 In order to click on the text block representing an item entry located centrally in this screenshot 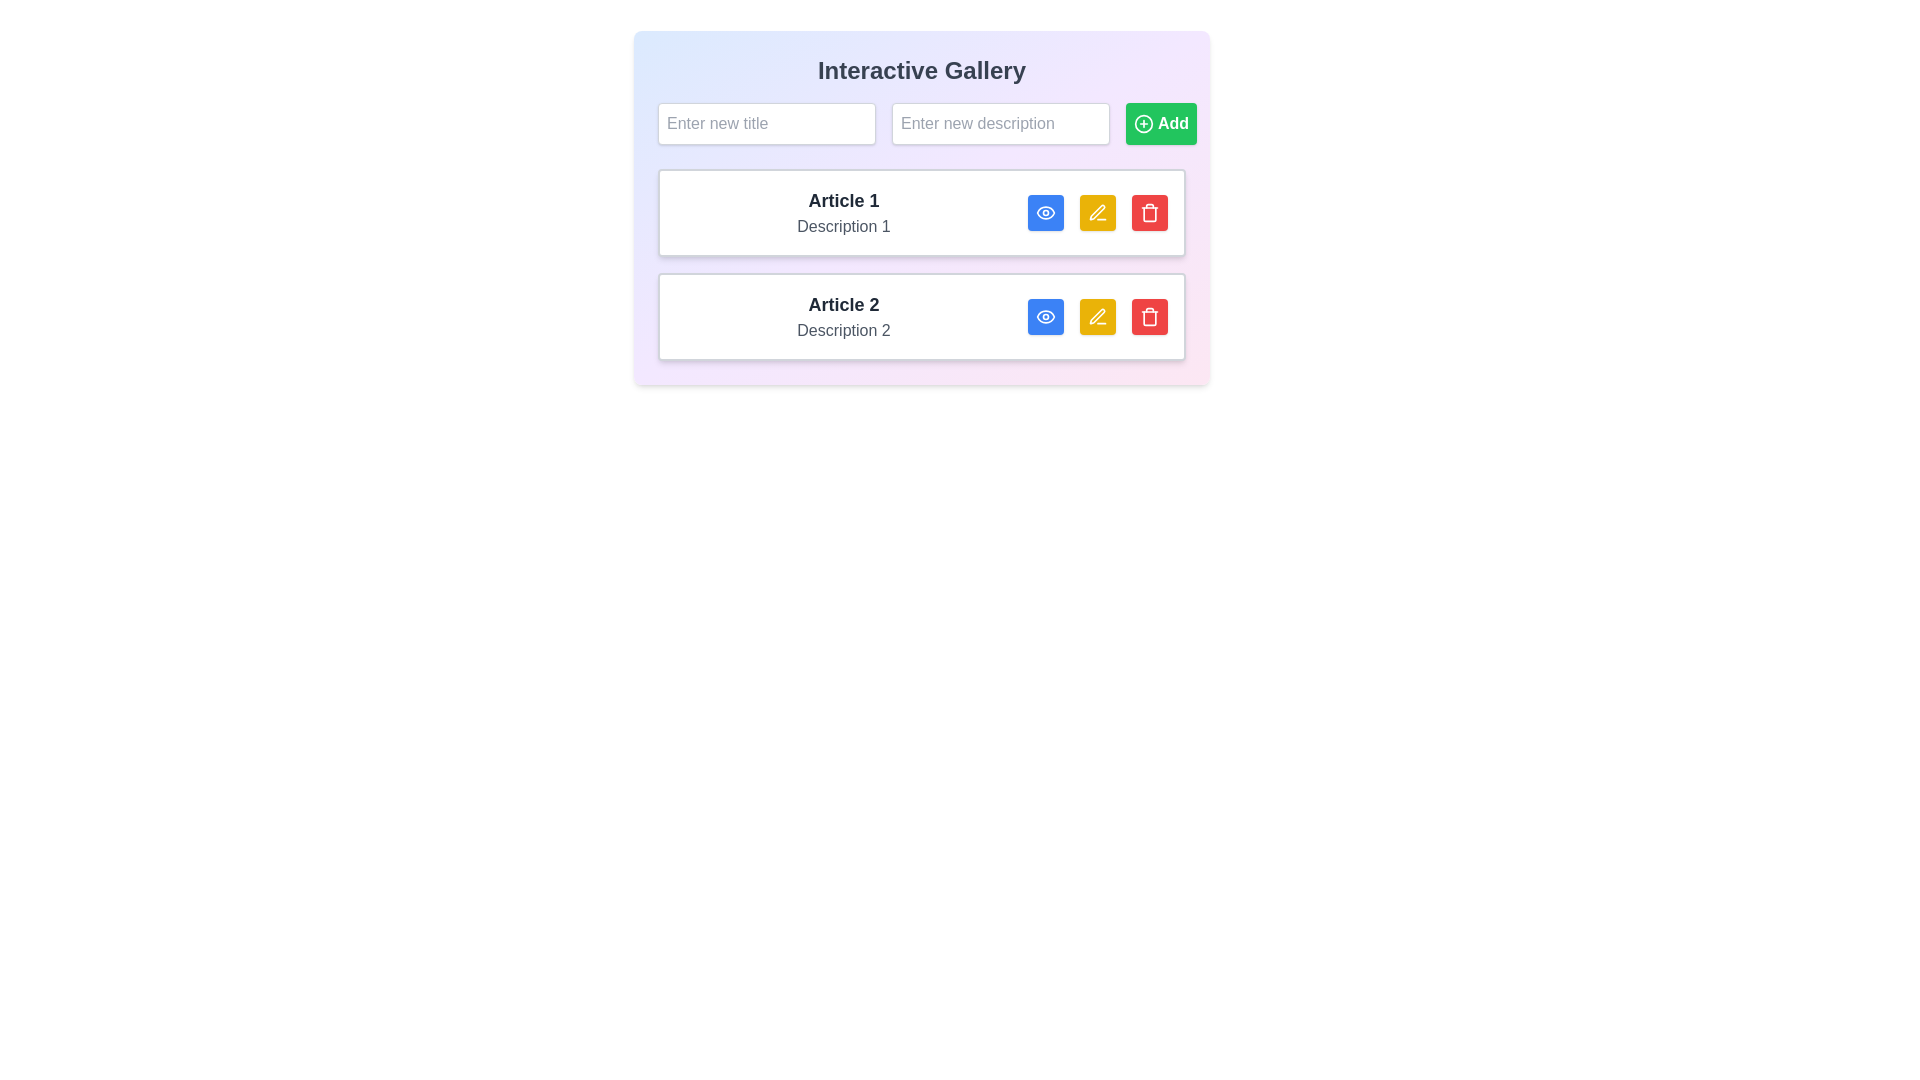, I will do `click(844, 212)`.